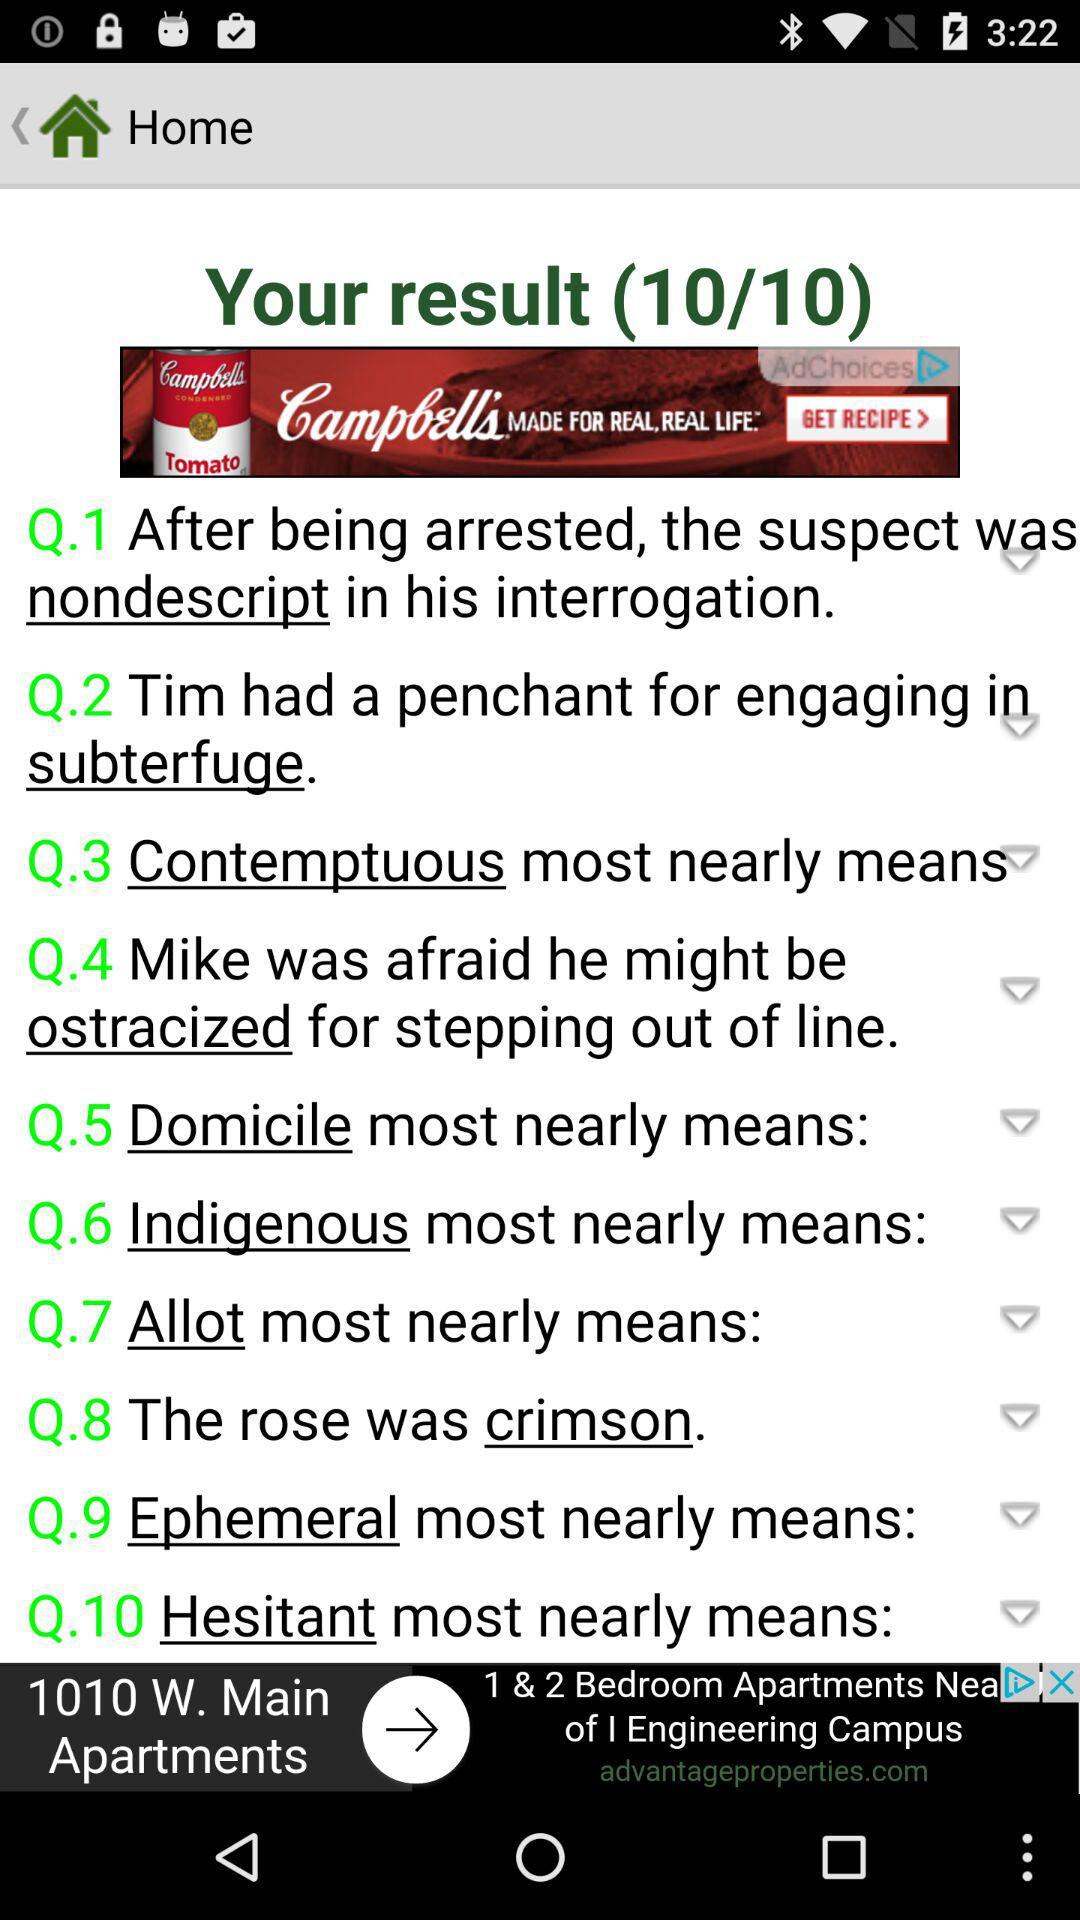 The image size is (1080, 1920). What do you see at coordinates (540, 1727) in the screenshot?
I see `announcement` at bounding box center [540, 1727].